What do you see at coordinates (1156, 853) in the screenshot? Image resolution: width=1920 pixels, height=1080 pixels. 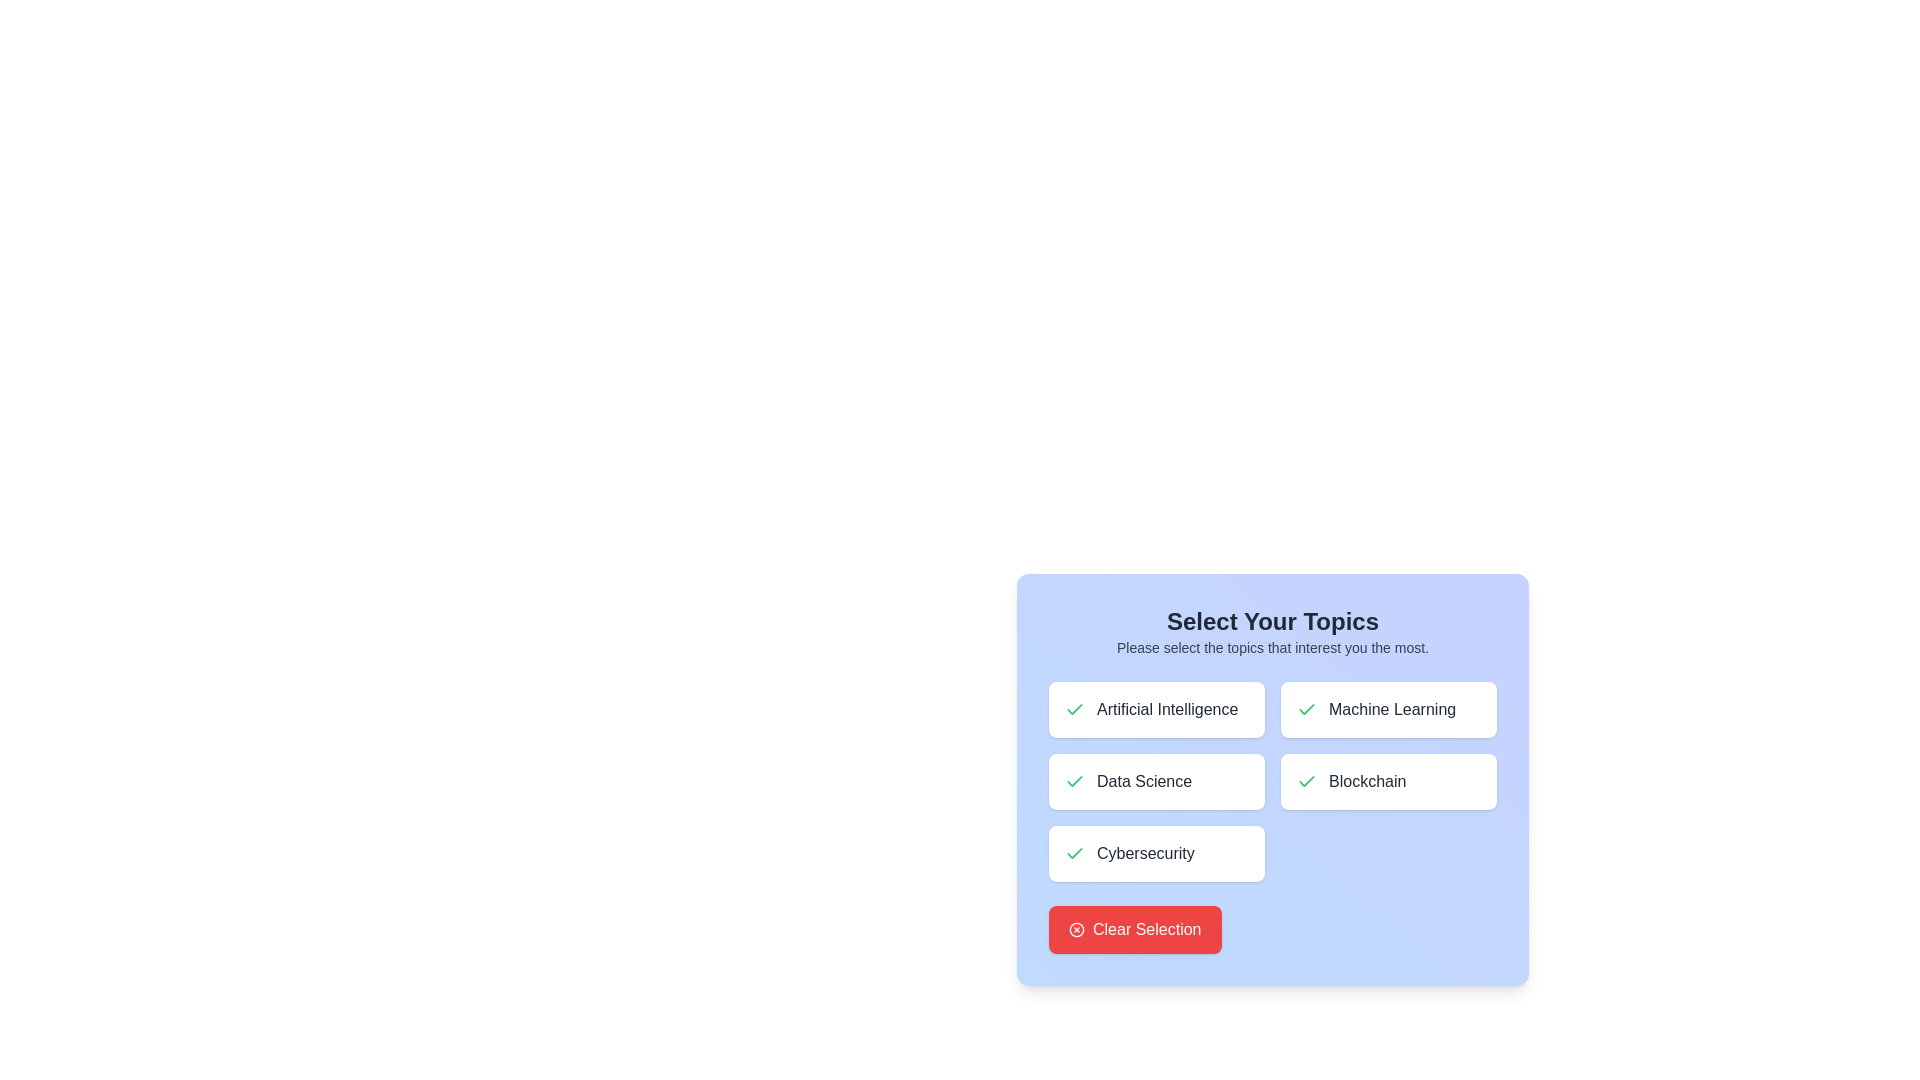 I see `the button corresponding to the topic Cybersecurity` at bounding box center [1156, 853].